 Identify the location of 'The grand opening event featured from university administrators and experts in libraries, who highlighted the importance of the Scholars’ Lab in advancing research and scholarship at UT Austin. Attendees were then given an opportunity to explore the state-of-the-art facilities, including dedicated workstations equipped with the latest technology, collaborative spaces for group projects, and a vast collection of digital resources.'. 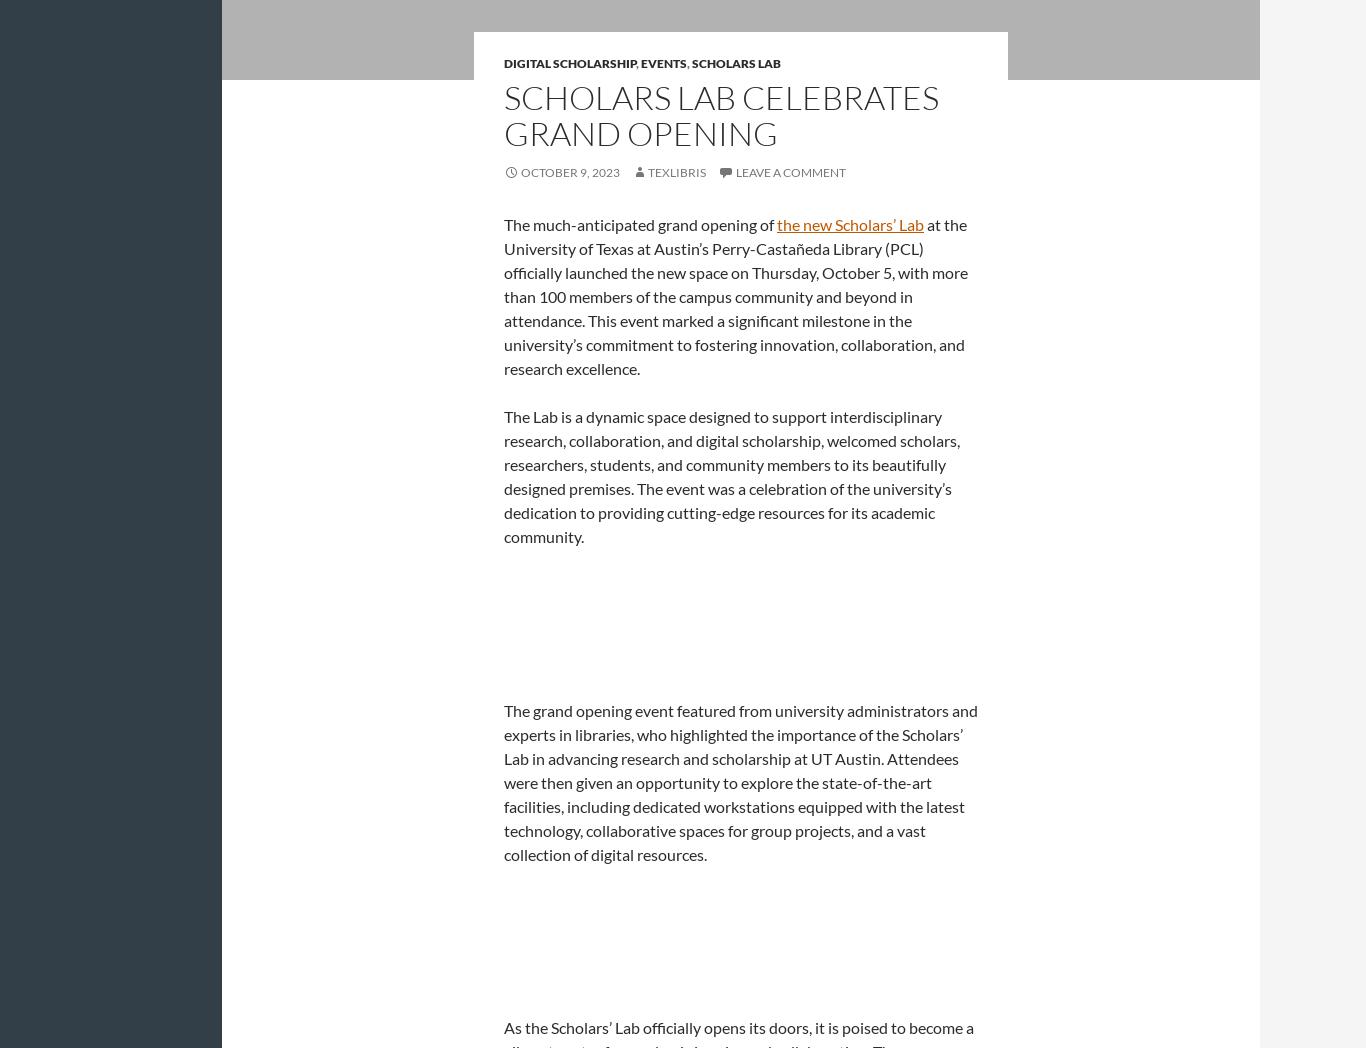
(741, 781).